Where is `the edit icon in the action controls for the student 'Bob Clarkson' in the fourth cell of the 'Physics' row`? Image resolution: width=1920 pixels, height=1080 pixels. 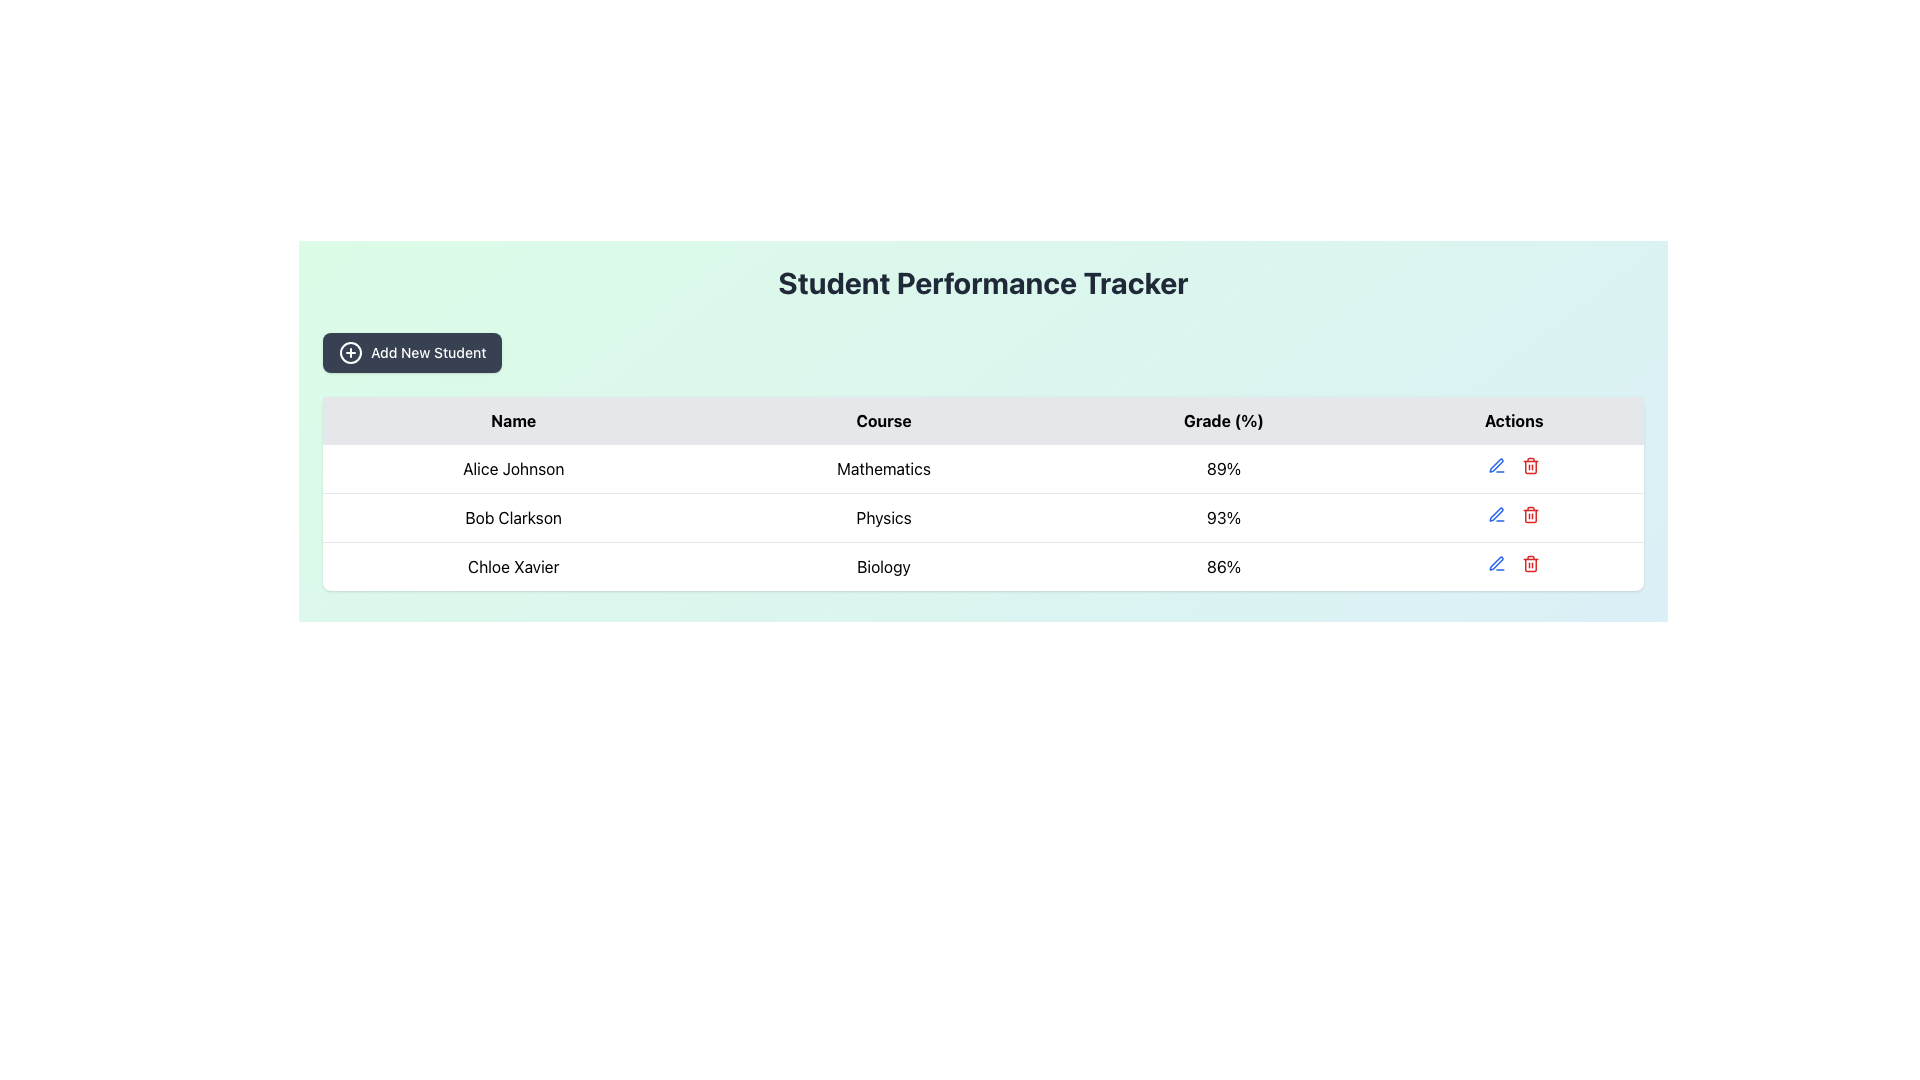 the edit icon in the action controls for the student 'Bob Clarkson' in the fourth cell of the 'Physics' row is located at coordinates (1513, 516).